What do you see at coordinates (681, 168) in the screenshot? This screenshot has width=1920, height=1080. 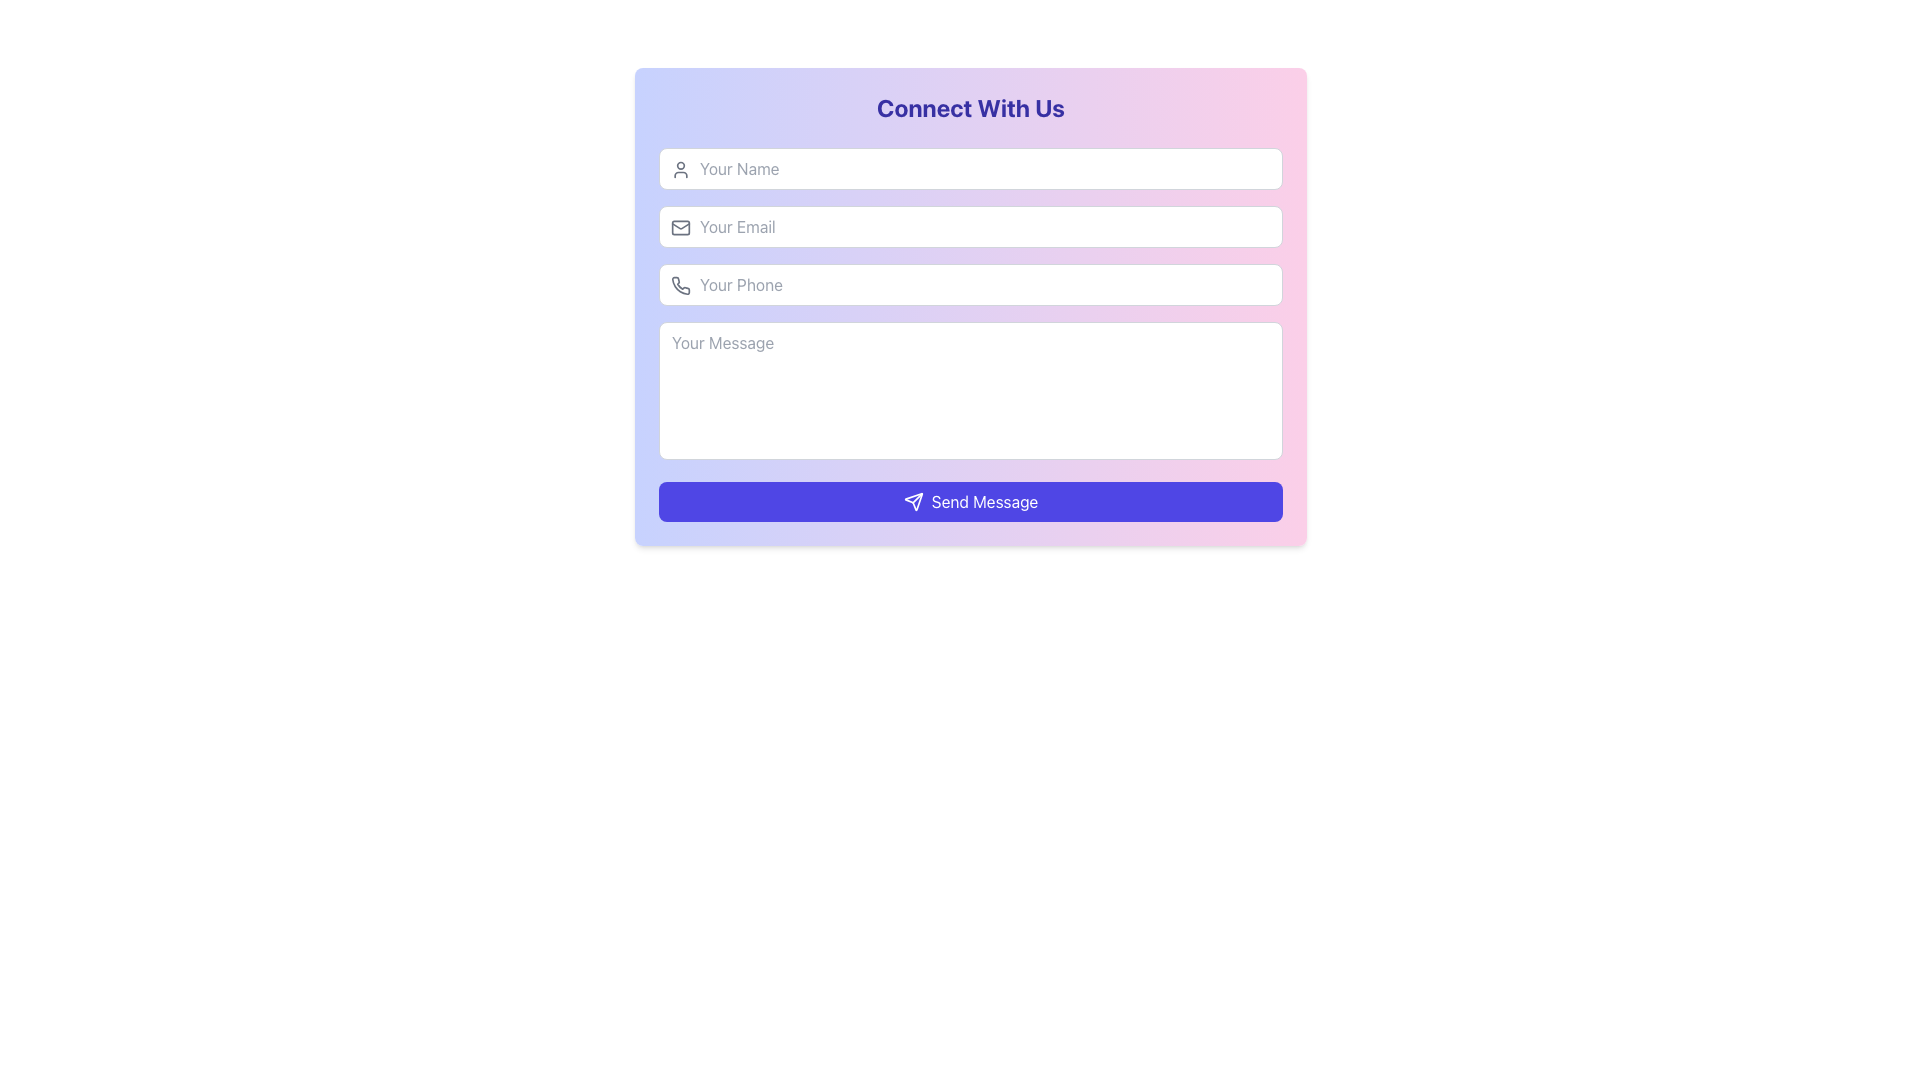 I see `the icon located in the top-left corner of the 'Your Name' text input field, which serves as a decorative marker for the field` at bounding box center [681, 168].